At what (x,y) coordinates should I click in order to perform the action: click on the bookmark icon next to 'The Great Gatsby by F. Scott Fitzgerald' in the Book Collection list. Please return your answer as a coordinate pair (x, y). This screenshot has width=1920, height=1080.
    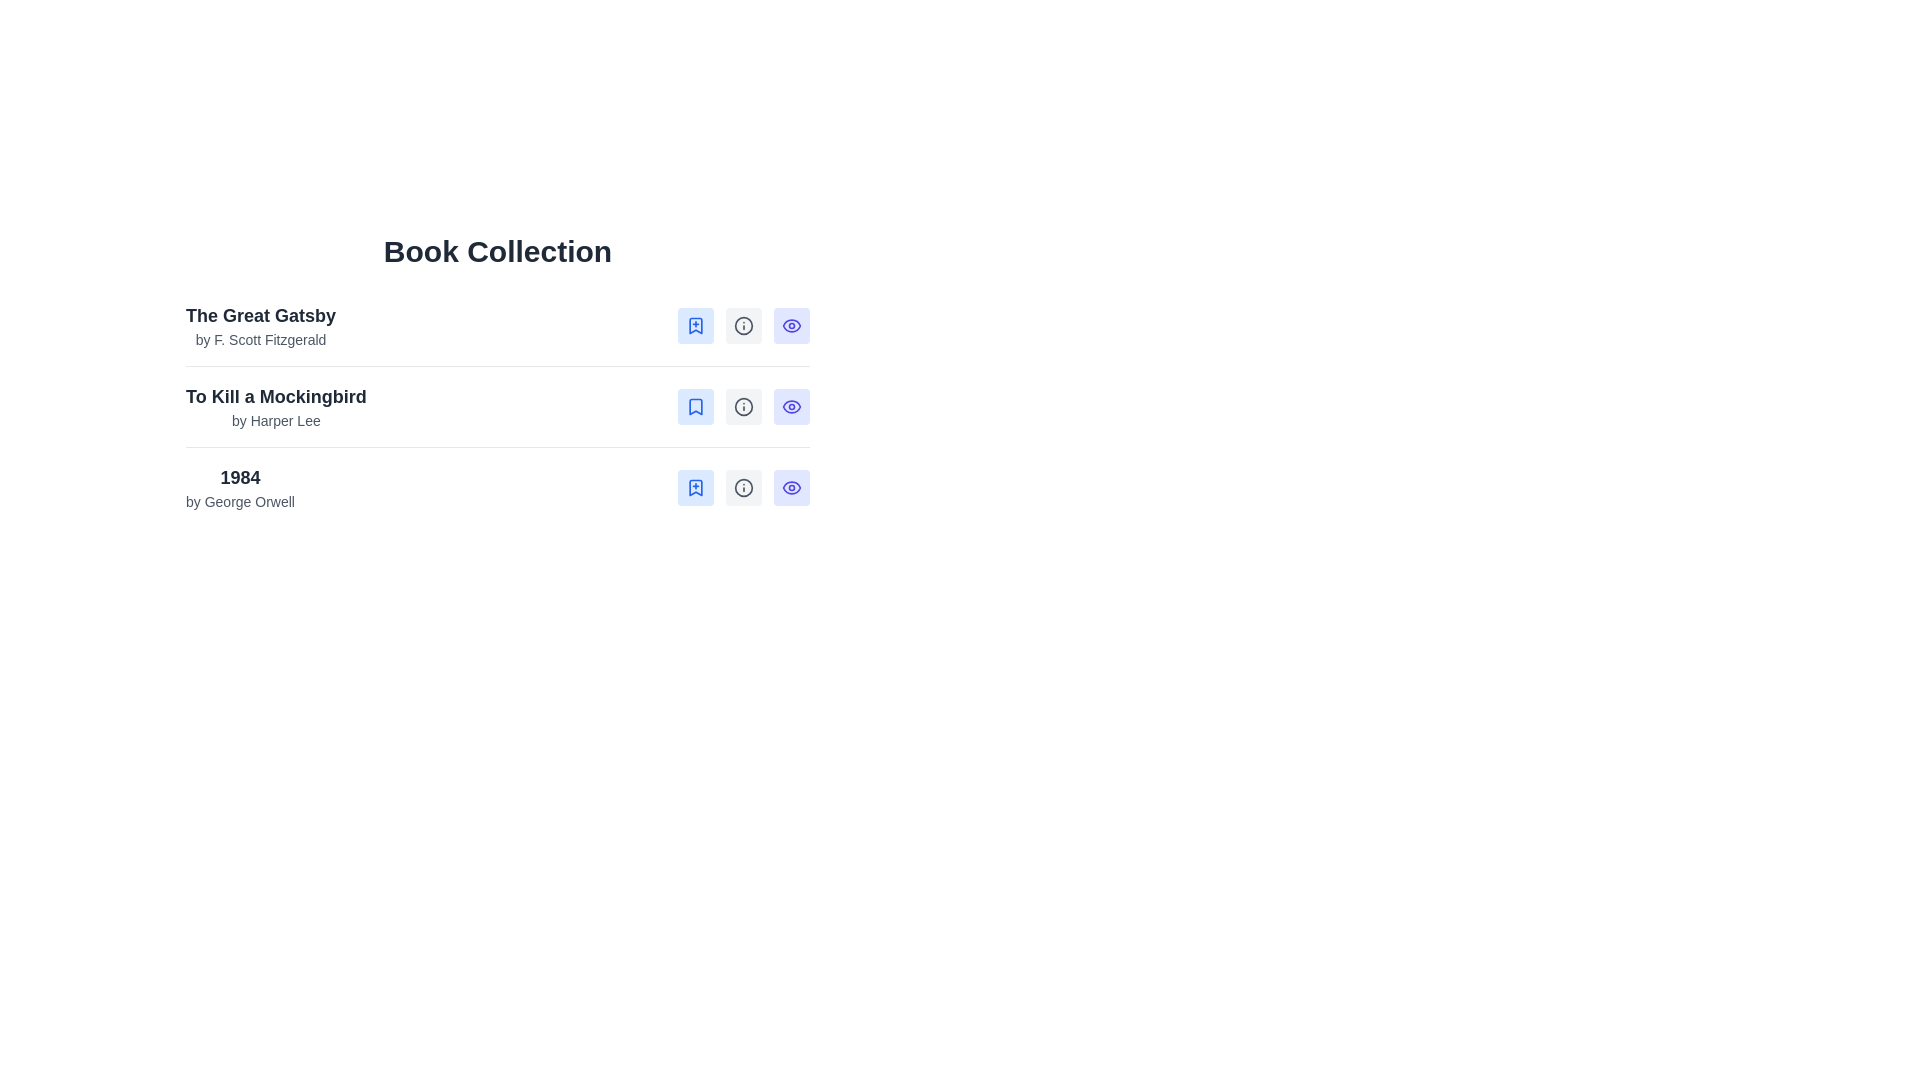
    Looking at the image, I should click on (696, 325).